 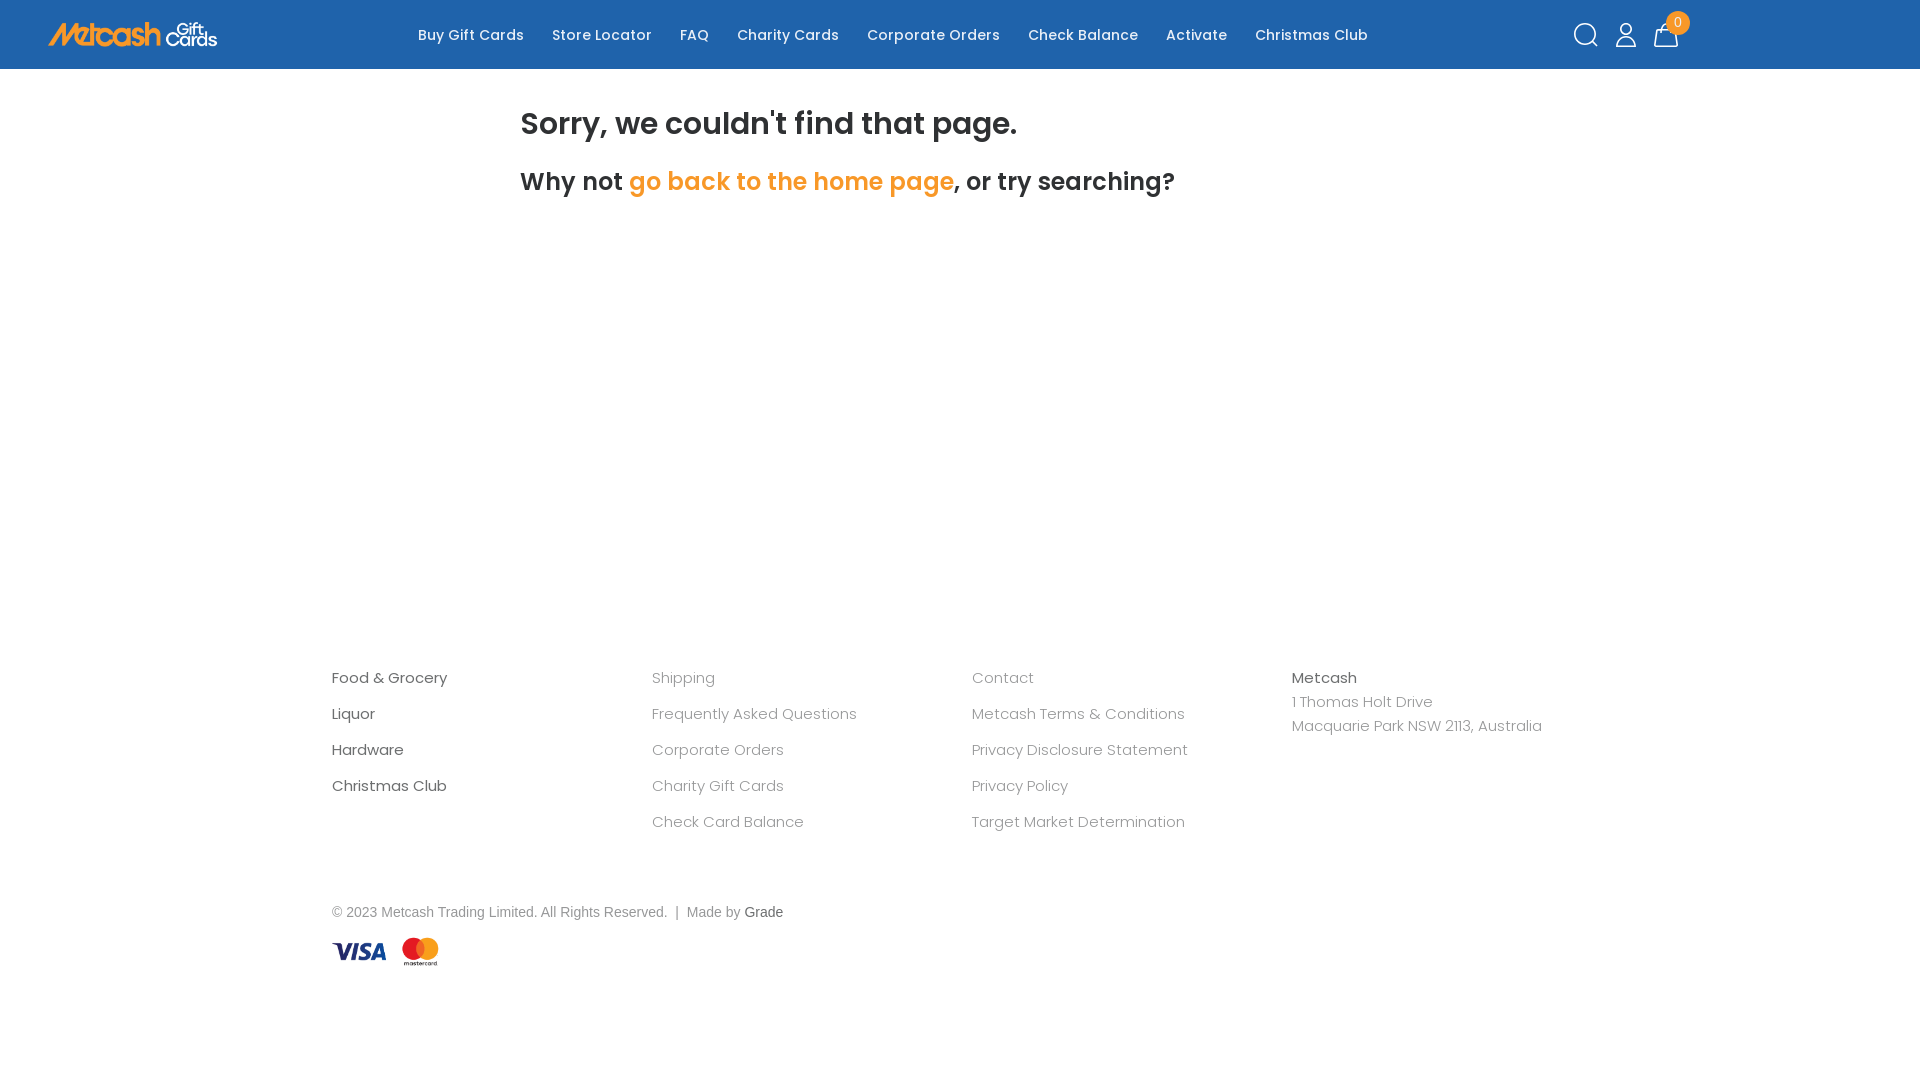 I want to click on 'Charity Gift Cards', so click(x=718, y=784).